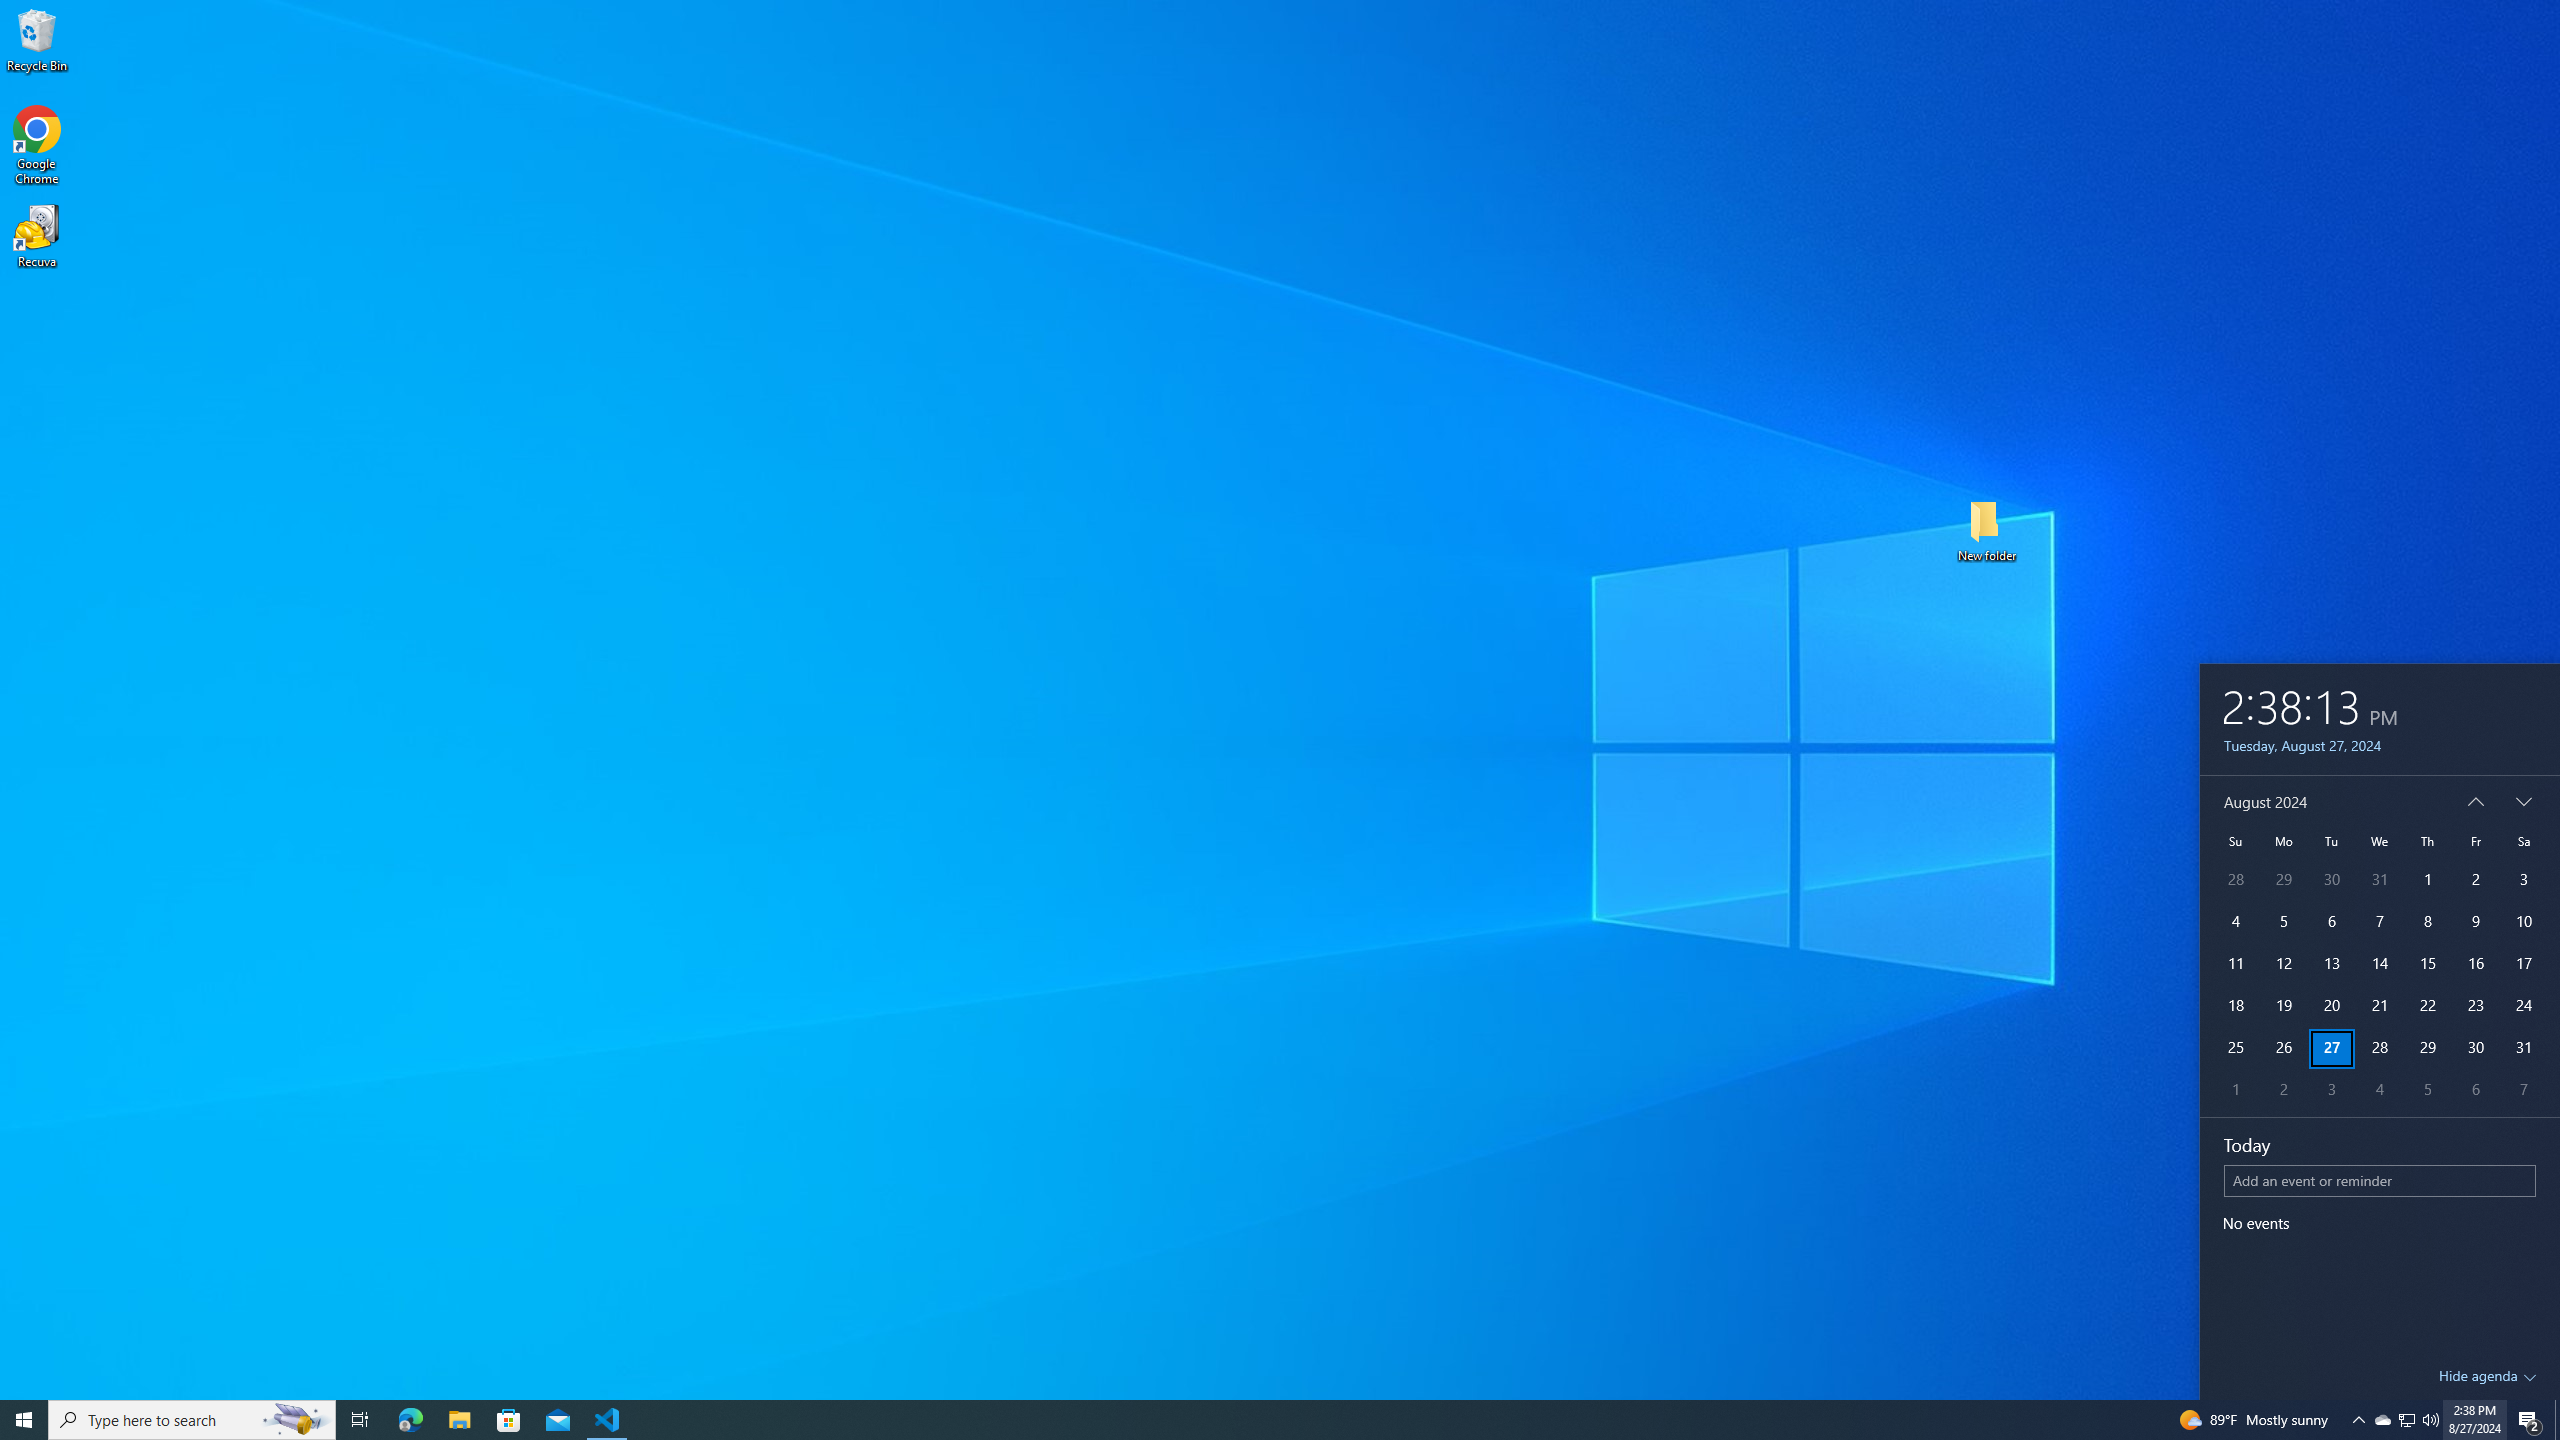  What do you see at coordinates (607, 1418) in the screenshot?
I see `'Visual Studio Code - 1 running window'` at bounding box center [607, 1418].